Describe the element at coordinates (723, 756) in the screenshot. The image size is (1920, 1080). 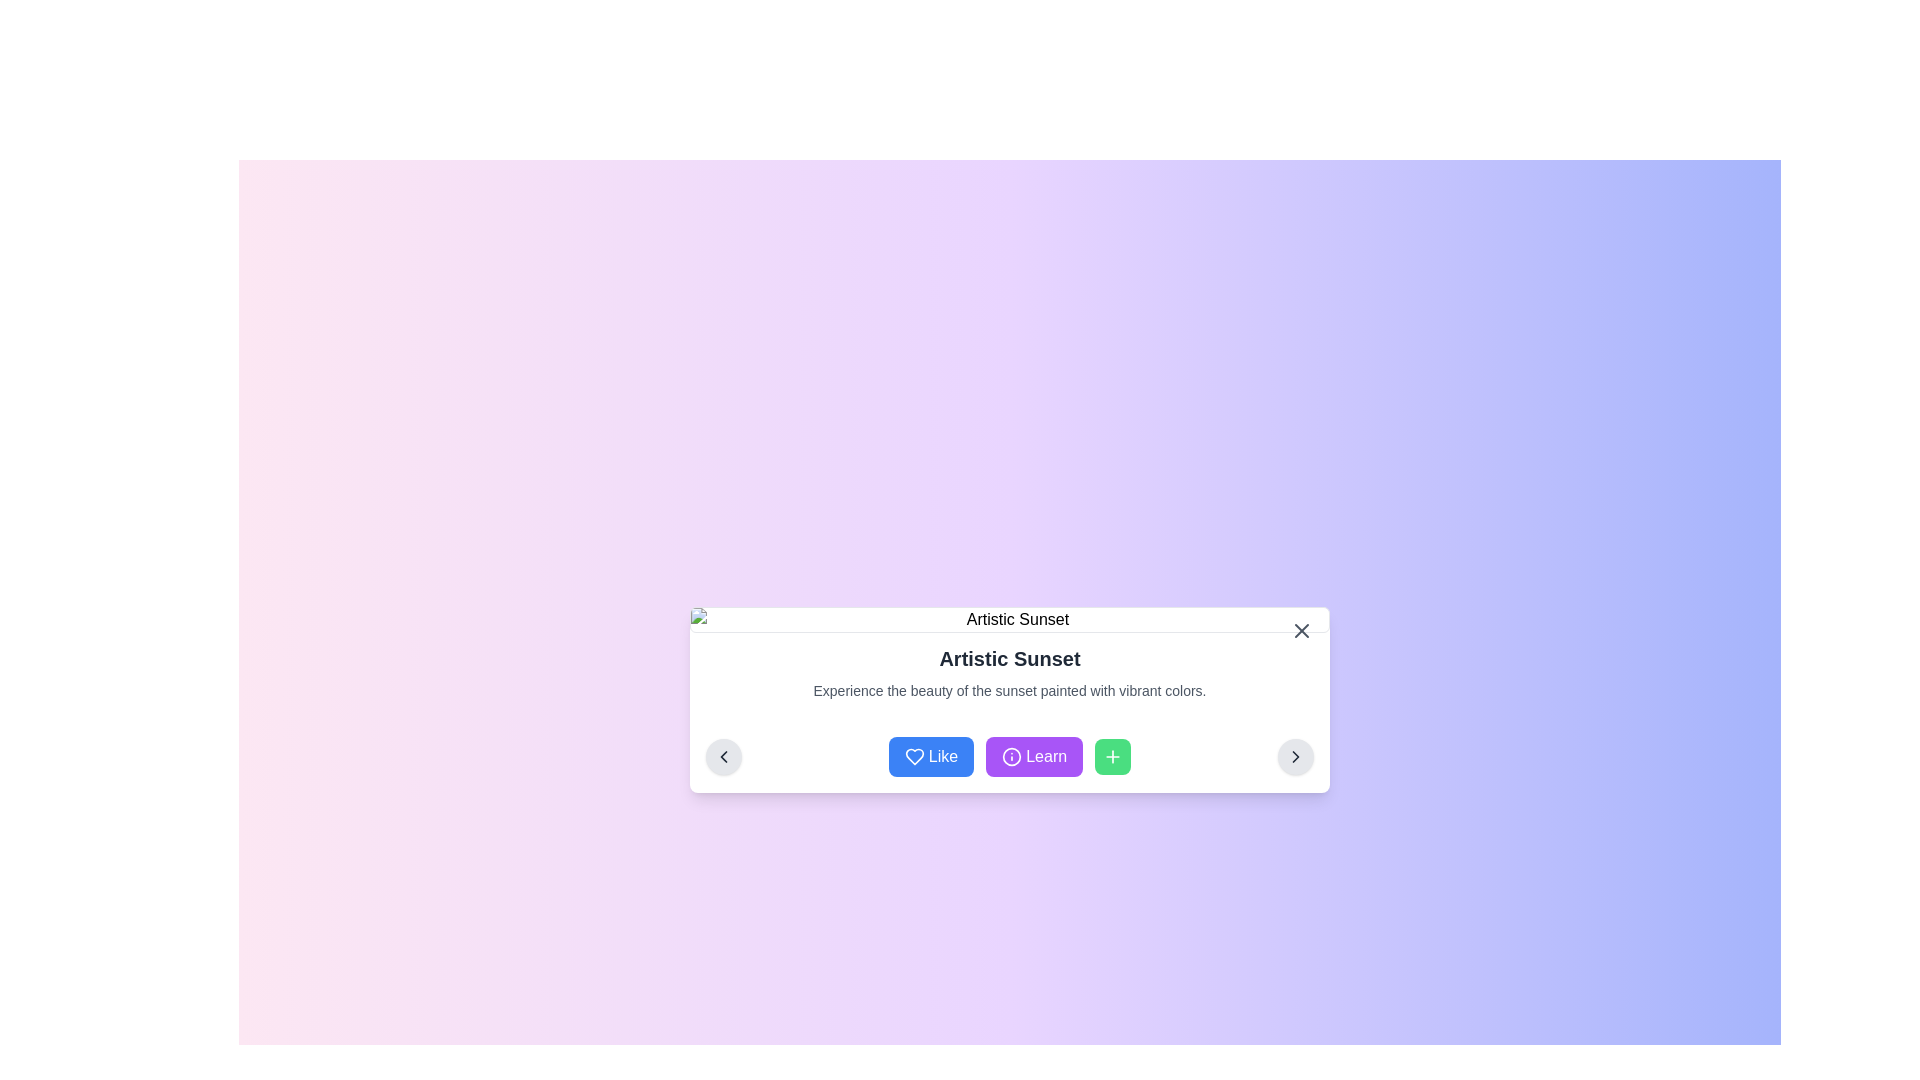
I see `the circular button with a light gray background and a chevron pointing left` at that location.